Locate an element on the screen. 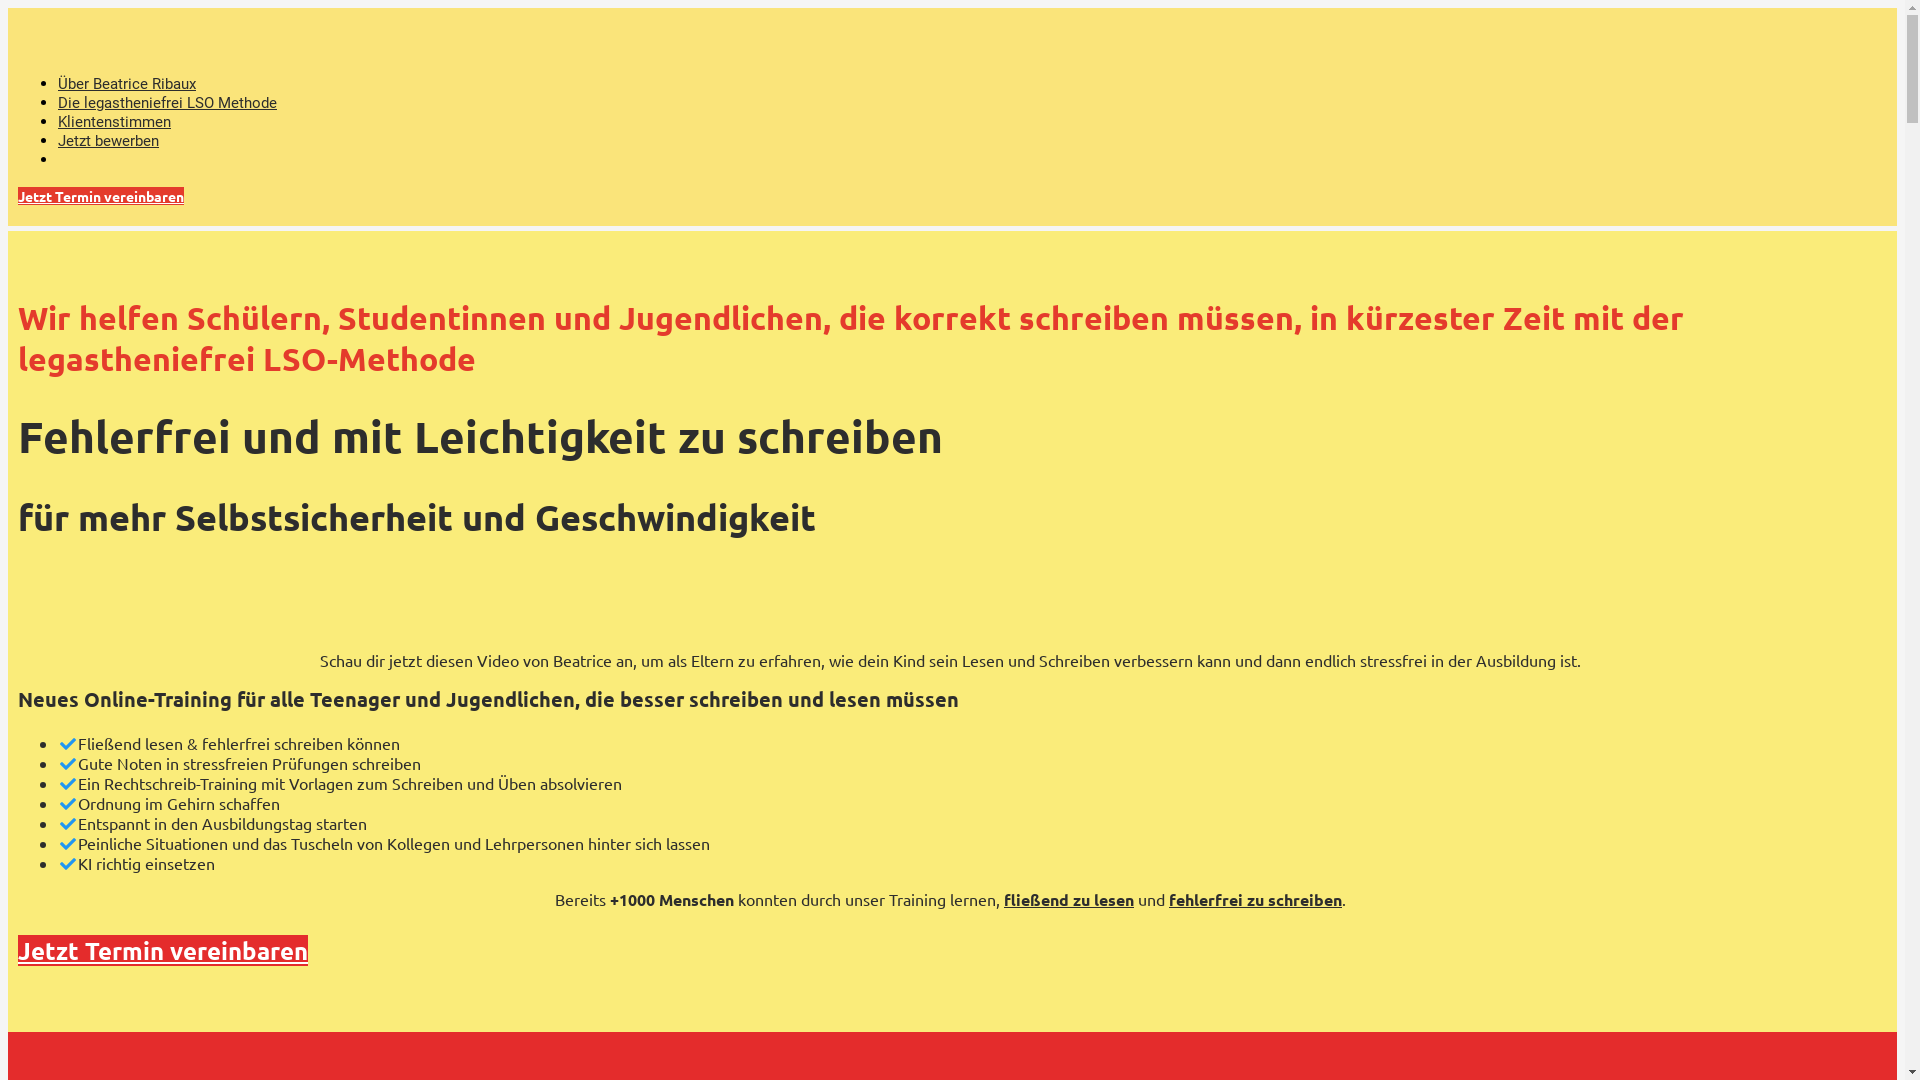  'Klientenstimmen' is located at coordinates (113, 122).